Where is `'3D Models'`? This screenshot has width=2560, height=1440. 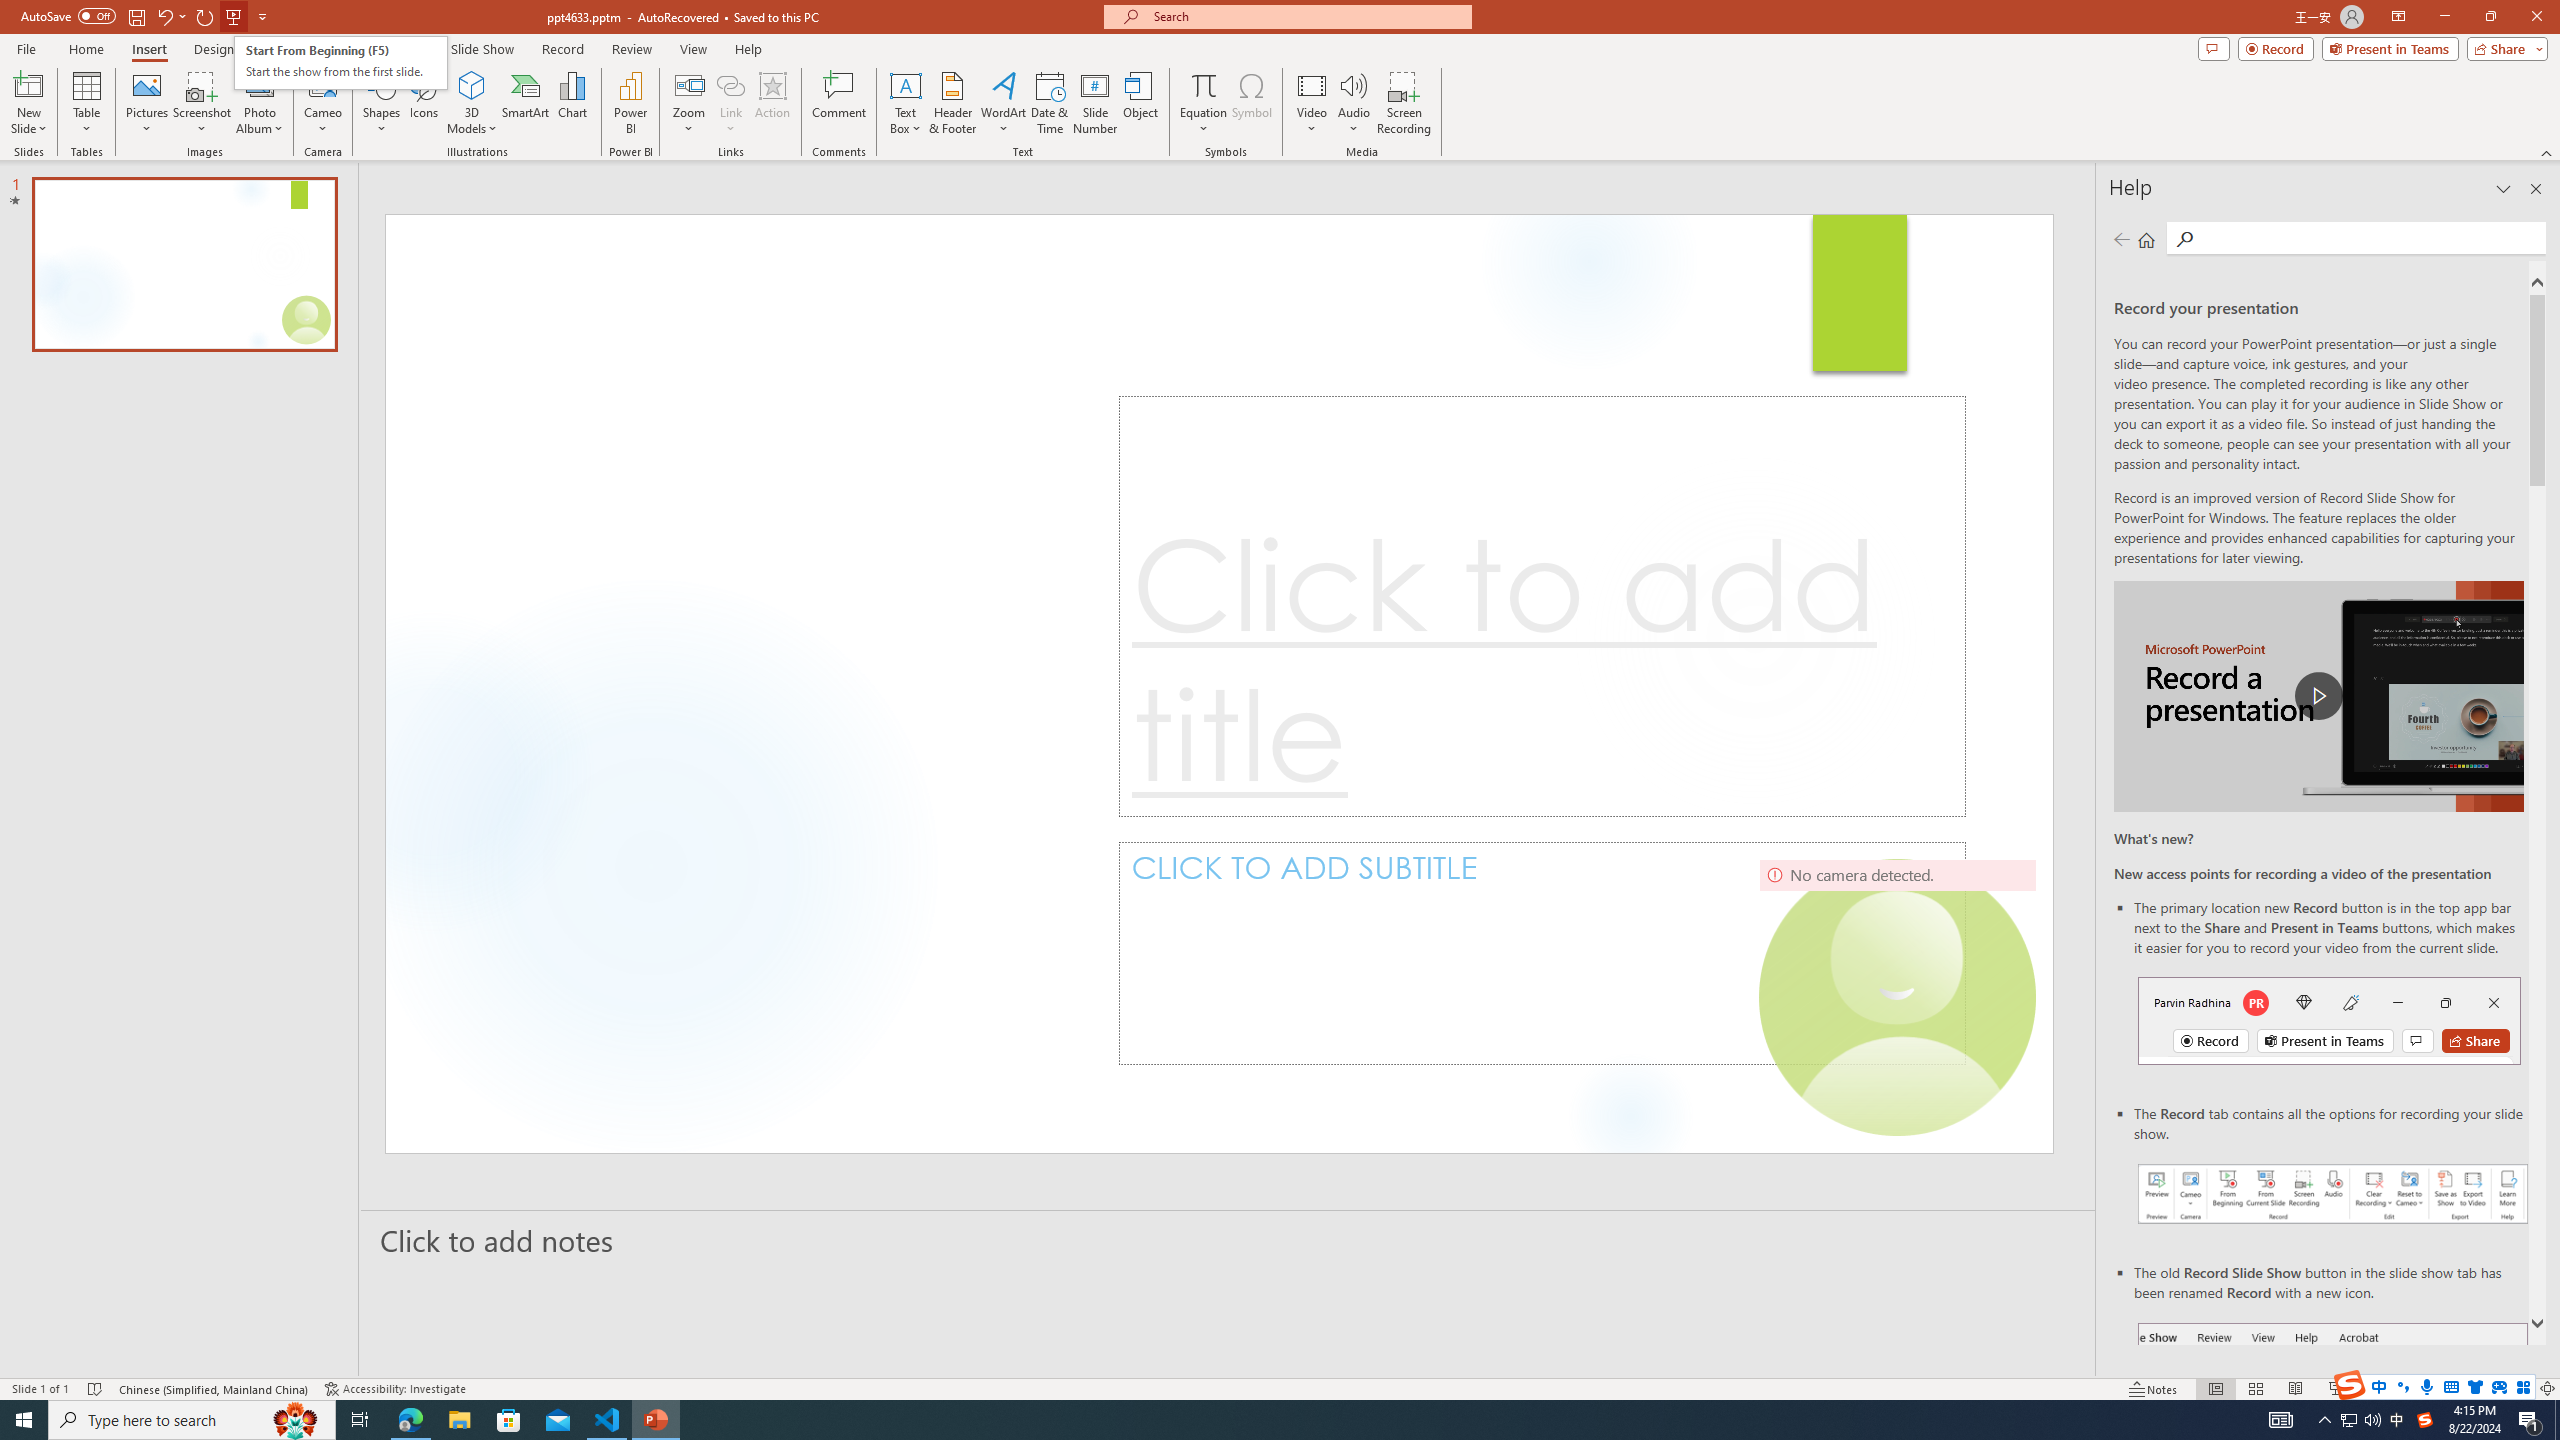 '3D Models' is located at coordinates (472, 103).